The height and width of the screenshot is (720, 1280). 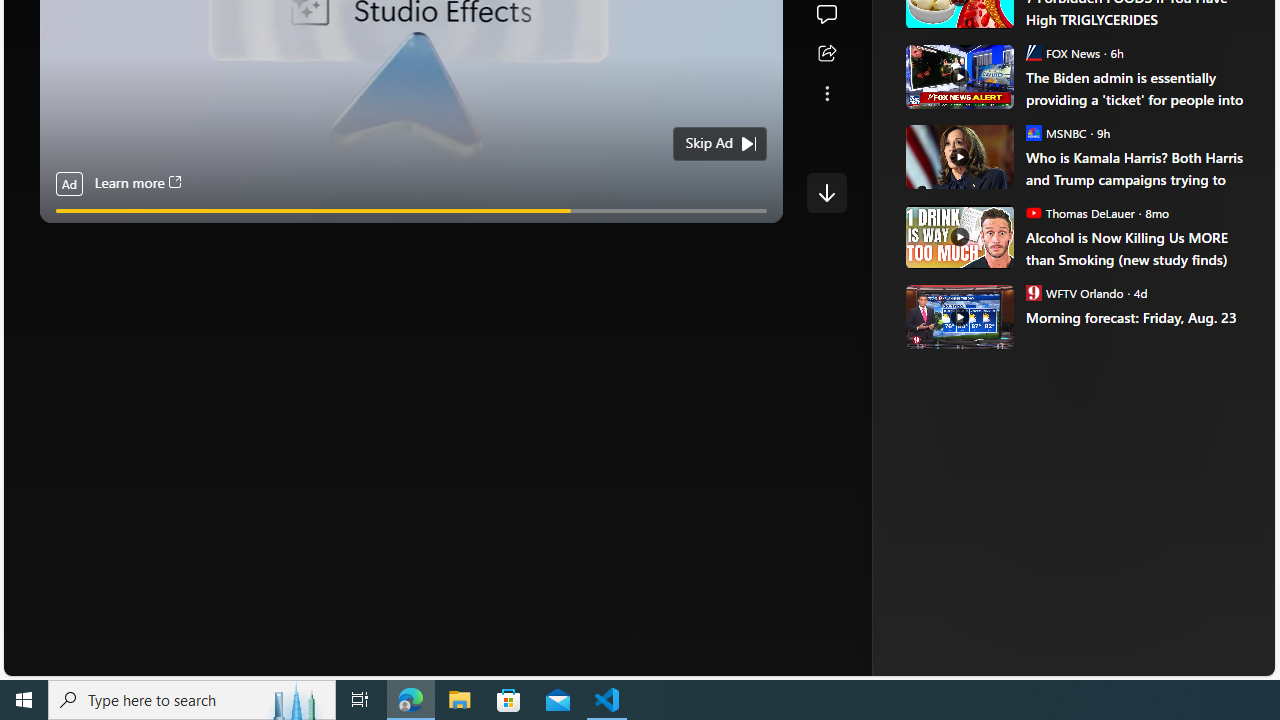 What do you see at coordinates (1073, 292) in the screenshot?
I see `'WFTV Orlando WFTV Orlando'` at bounding box center [1073, 292].